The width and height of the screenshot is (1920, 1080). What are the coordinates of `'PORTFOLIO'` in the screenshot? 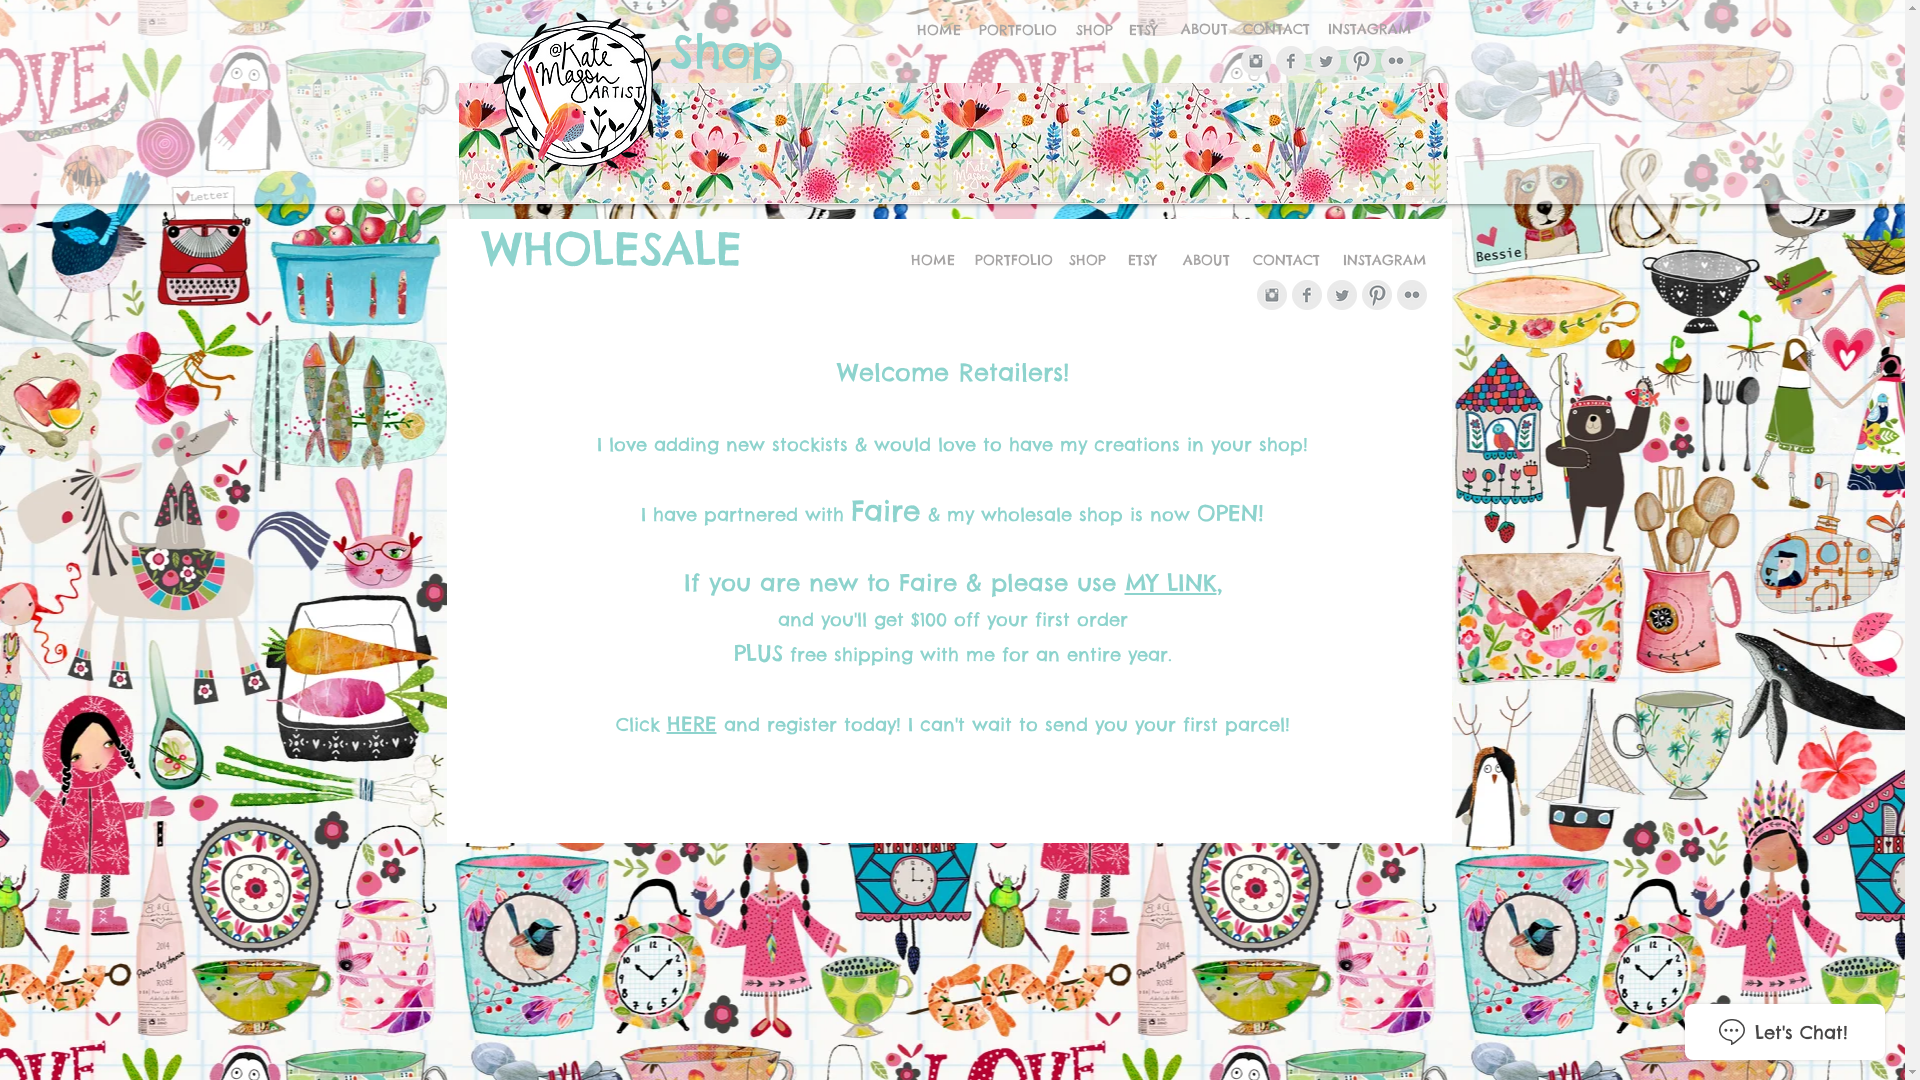 It's located at (971, 260).